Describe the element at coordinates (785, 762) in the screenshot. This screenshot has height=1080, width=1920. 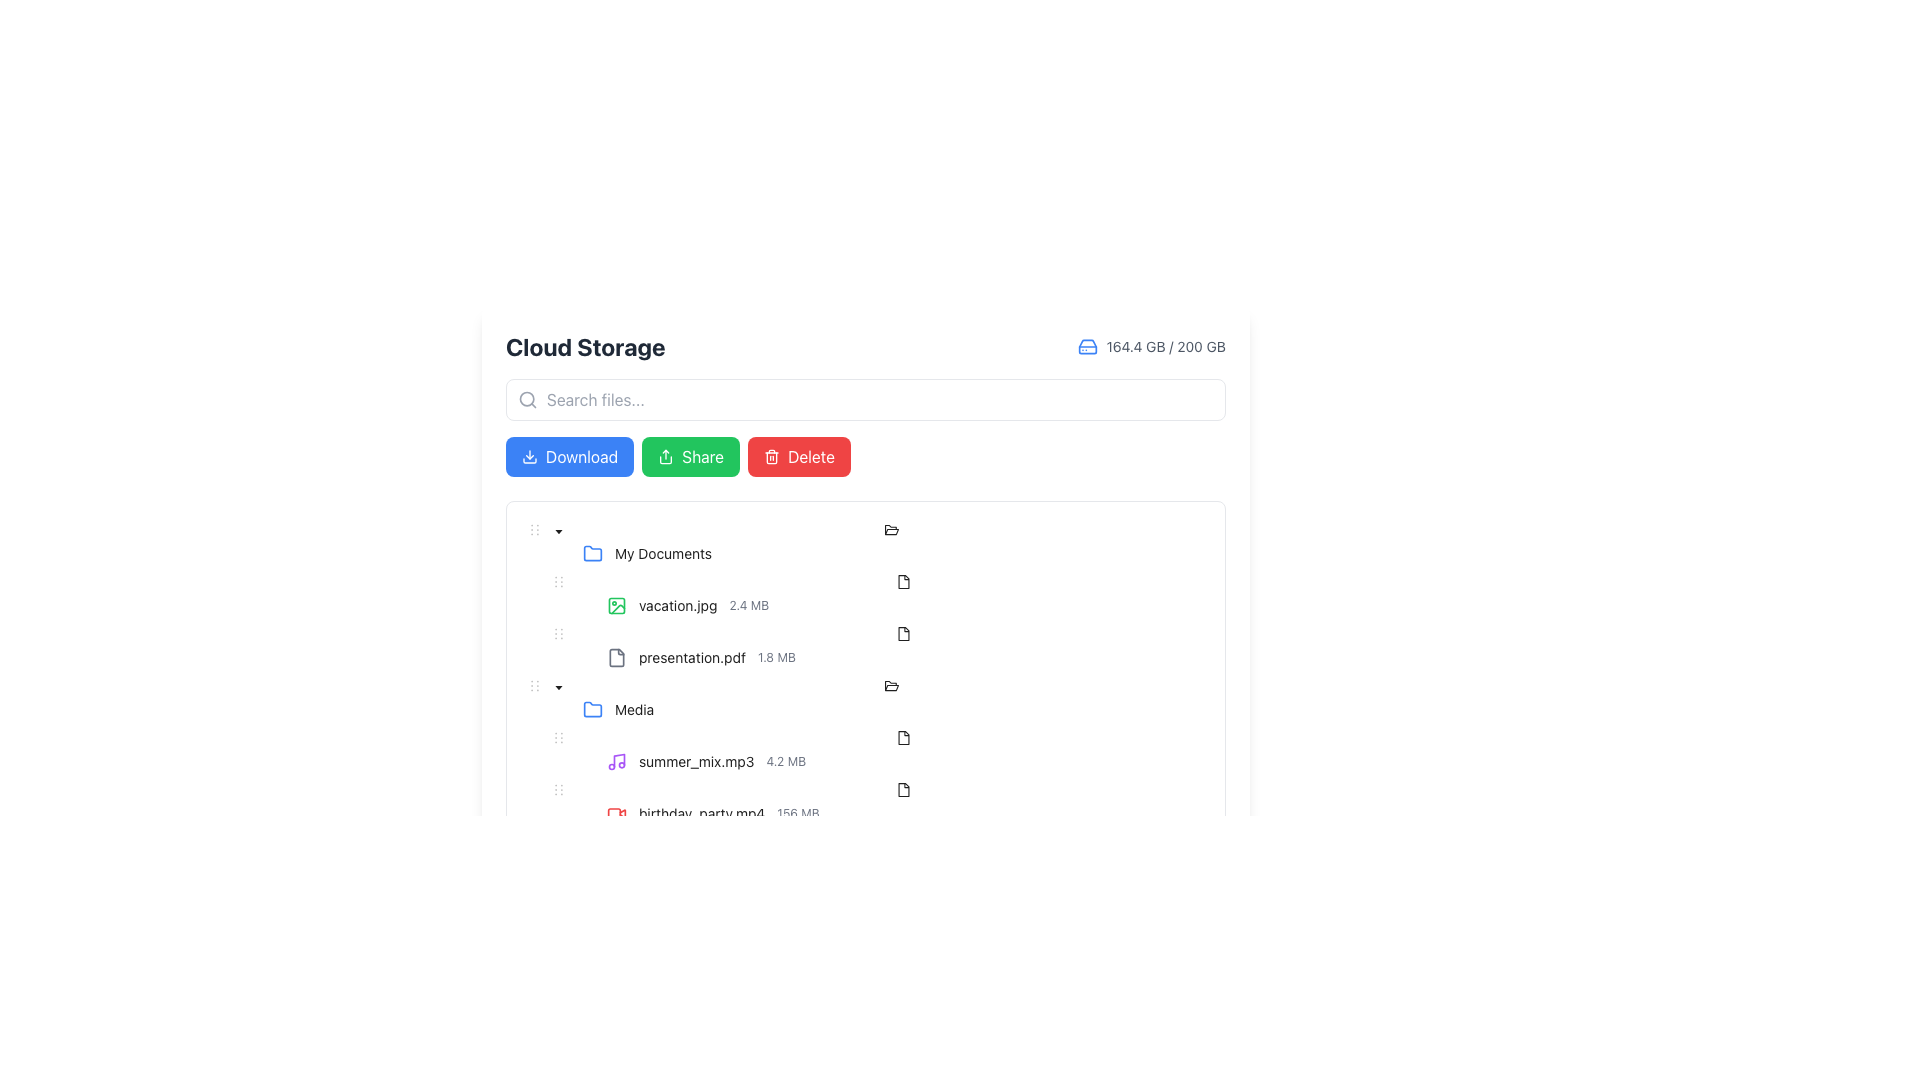
I see `the label indicating the file size of the music file 'summer_mix.mp3', located to the right of the file name in the UI` at that location.